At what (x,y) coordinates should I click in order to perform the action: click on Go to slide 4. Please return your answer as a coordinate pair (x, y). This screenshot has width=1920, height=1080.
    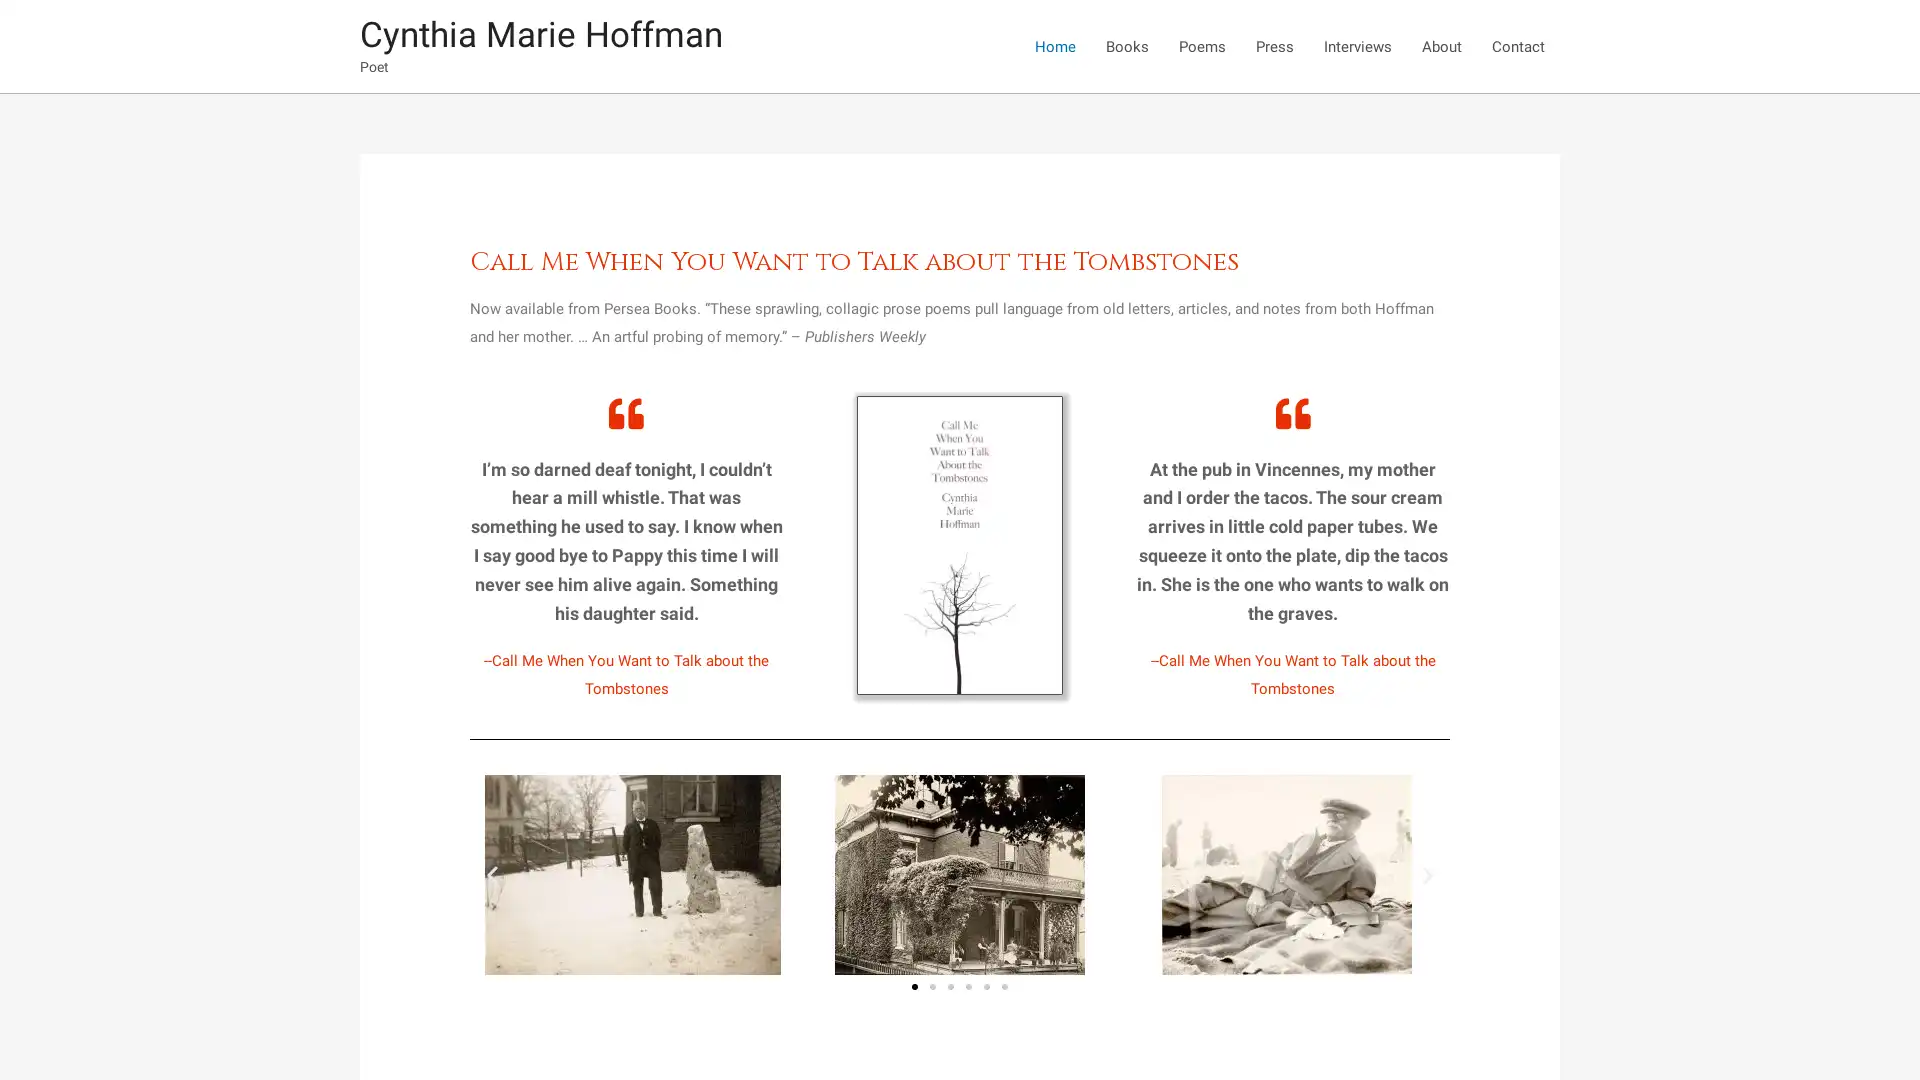
    Looking at the image, I should click on (969, 986).